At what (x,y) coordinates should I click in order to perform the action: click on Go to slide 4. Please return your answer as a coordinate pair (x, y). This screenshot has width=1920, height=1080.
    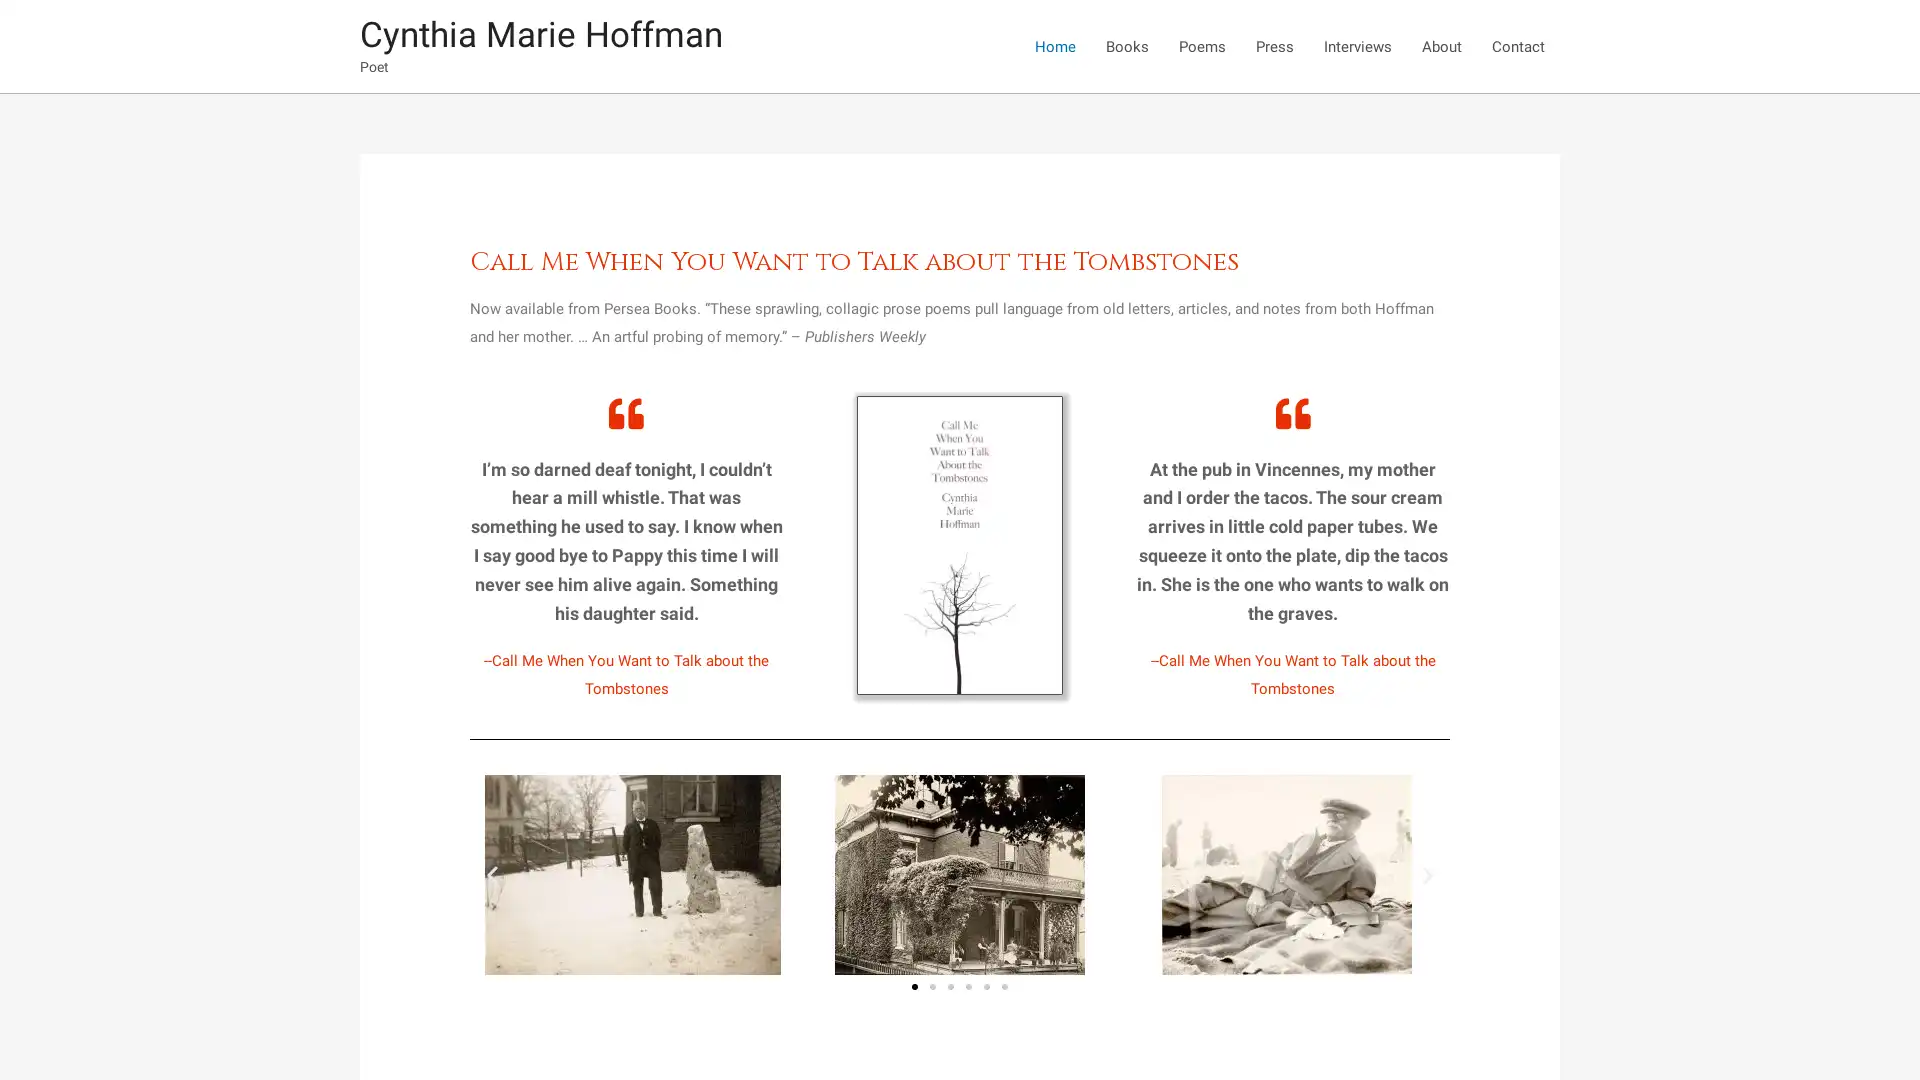
    Looking at the image, I should click on (969, 986).